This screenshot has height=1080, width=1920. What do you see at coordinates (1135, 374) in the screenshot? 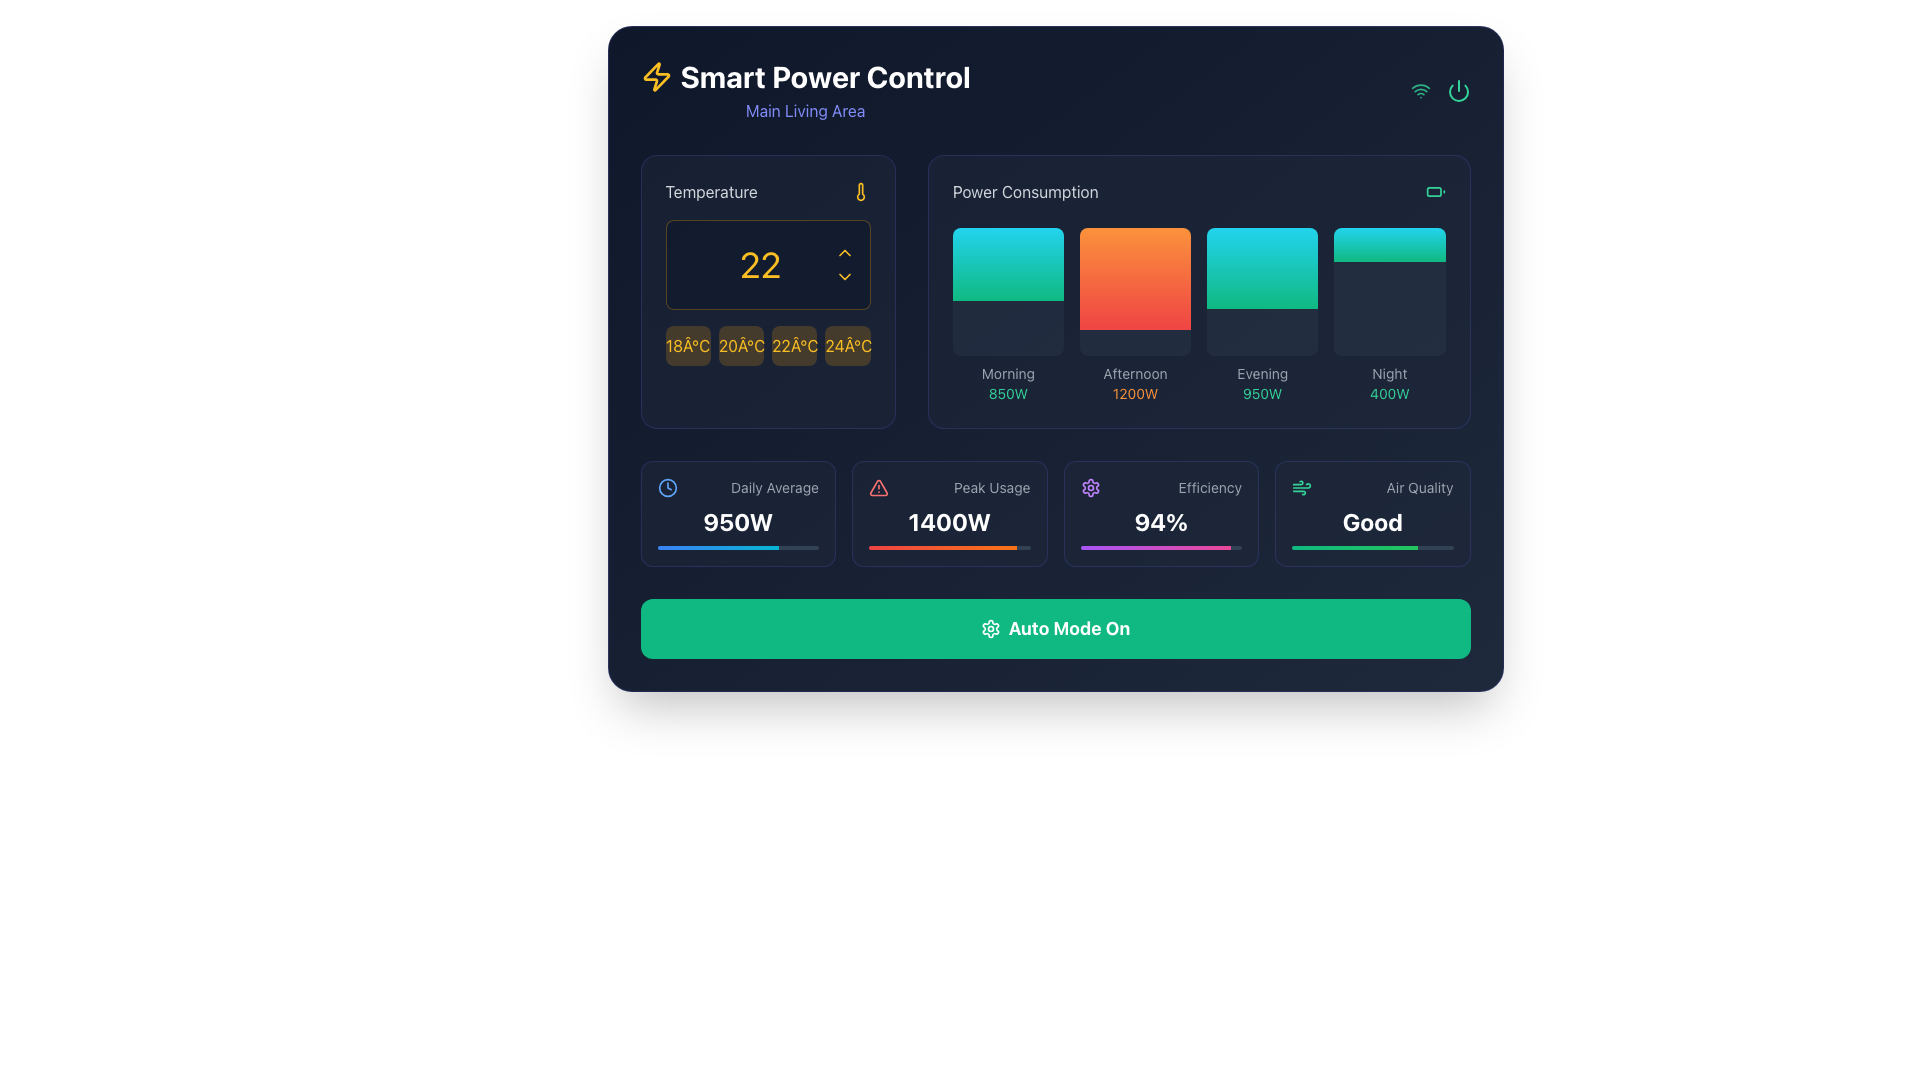
I see `the text label displaying 'Afternoon'` at bounding box center [1135, 374].